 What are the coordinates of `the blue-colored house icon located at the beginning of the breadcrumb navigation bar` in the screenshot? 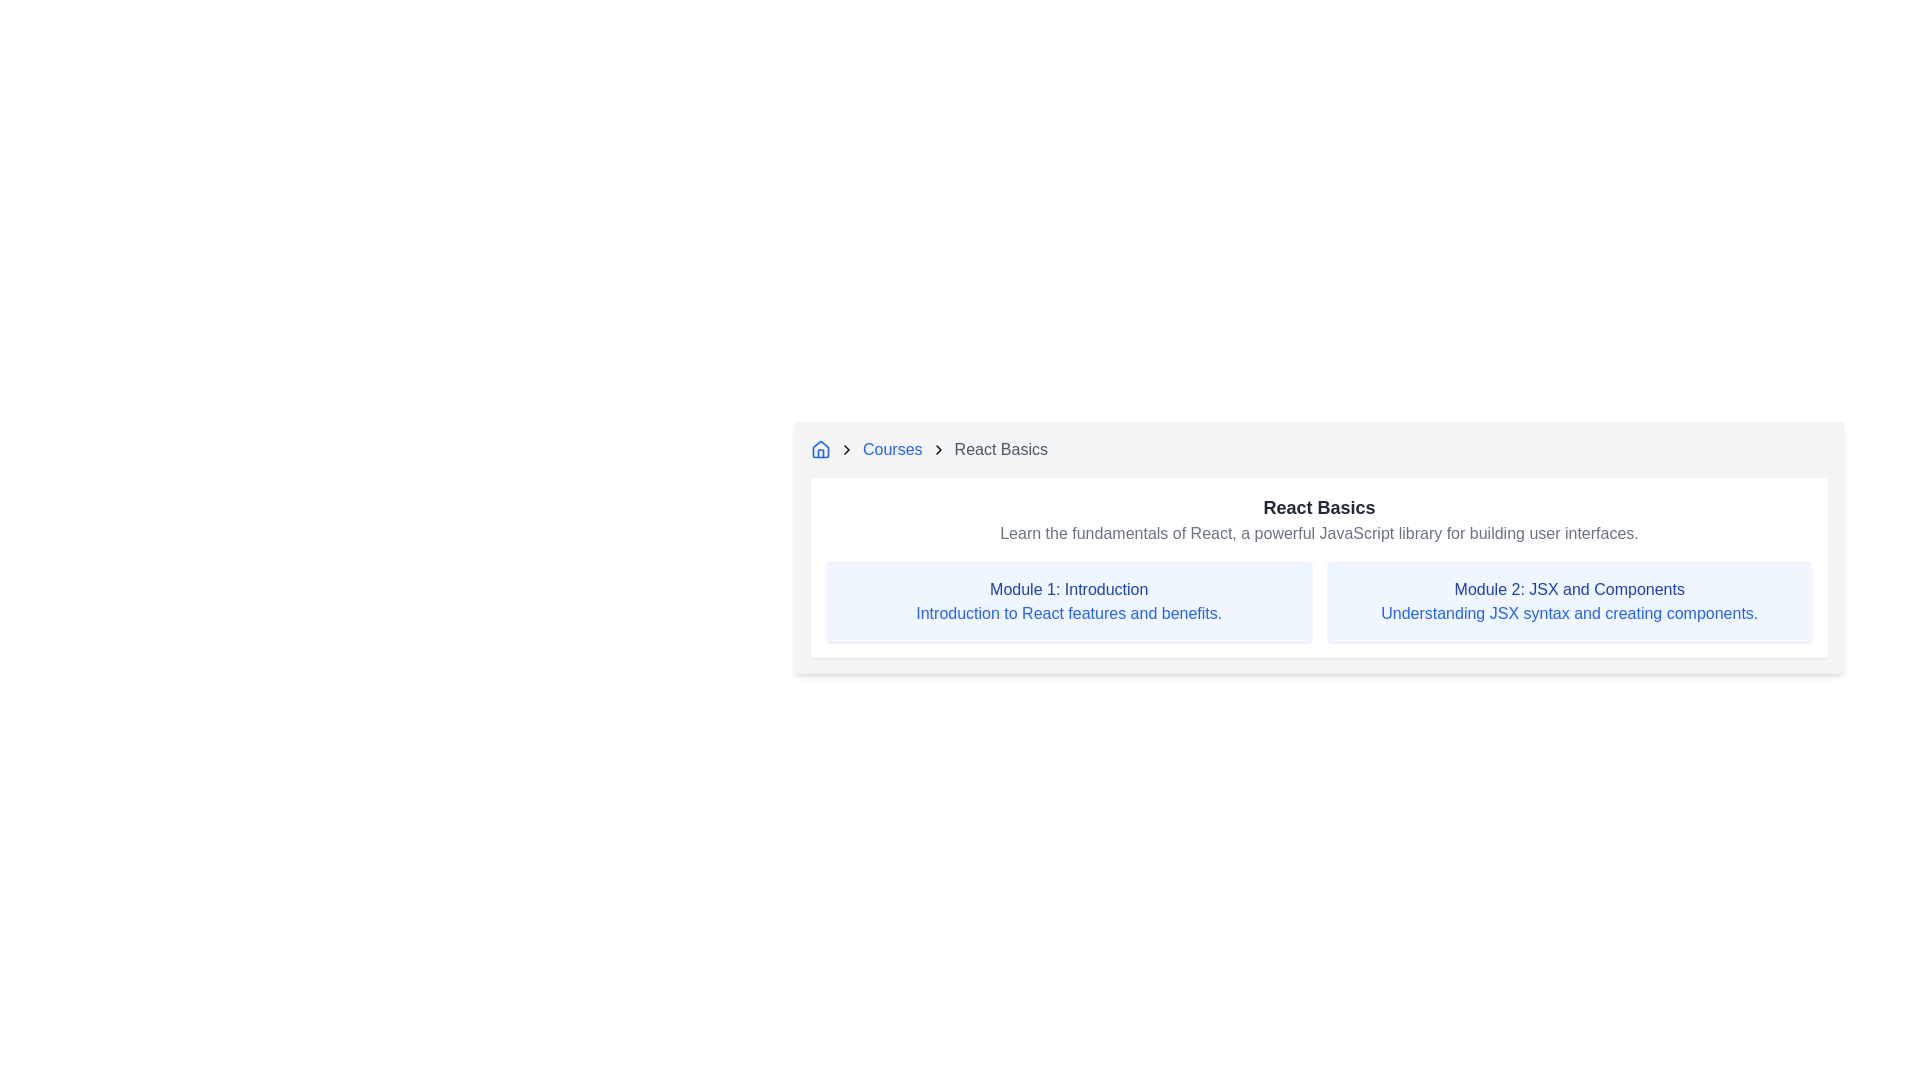 It's located at (820, 450).